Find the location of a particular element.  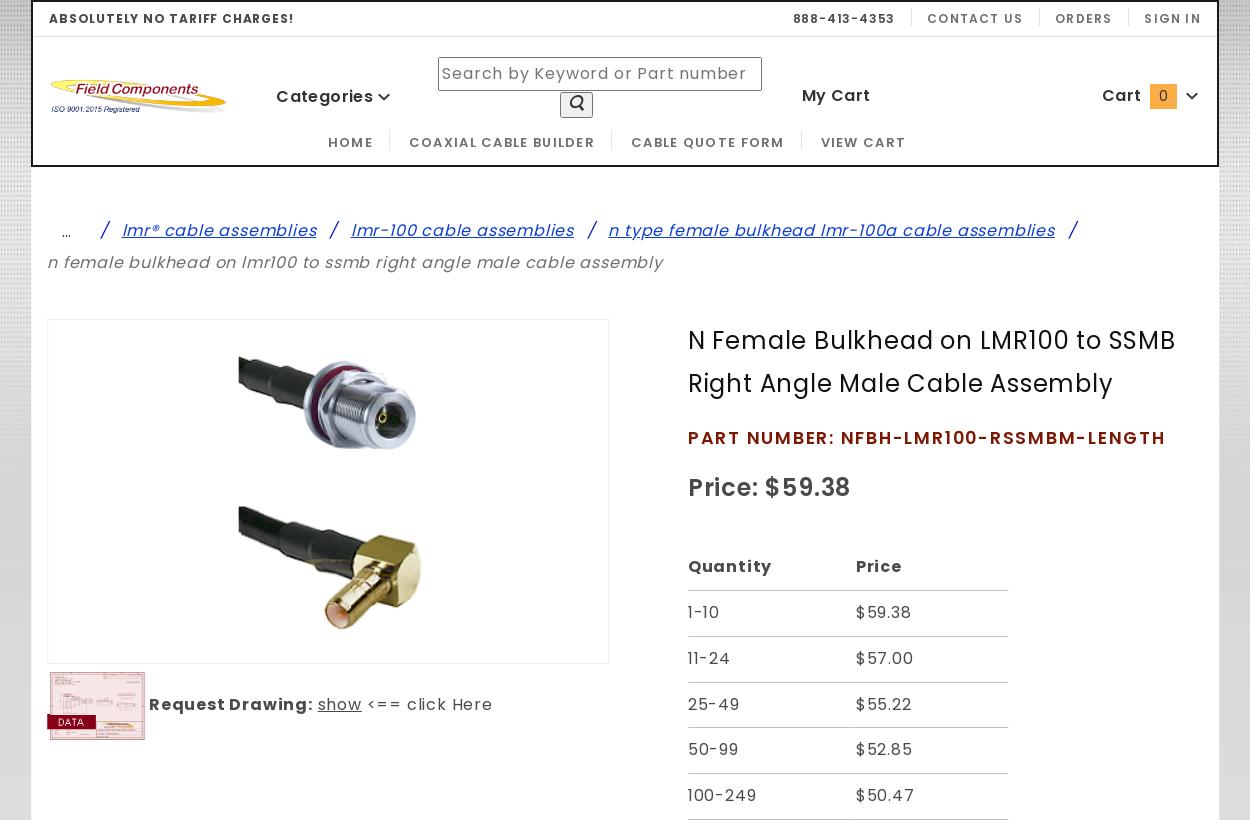

'$55.22' is located at coordinates (854, 703).